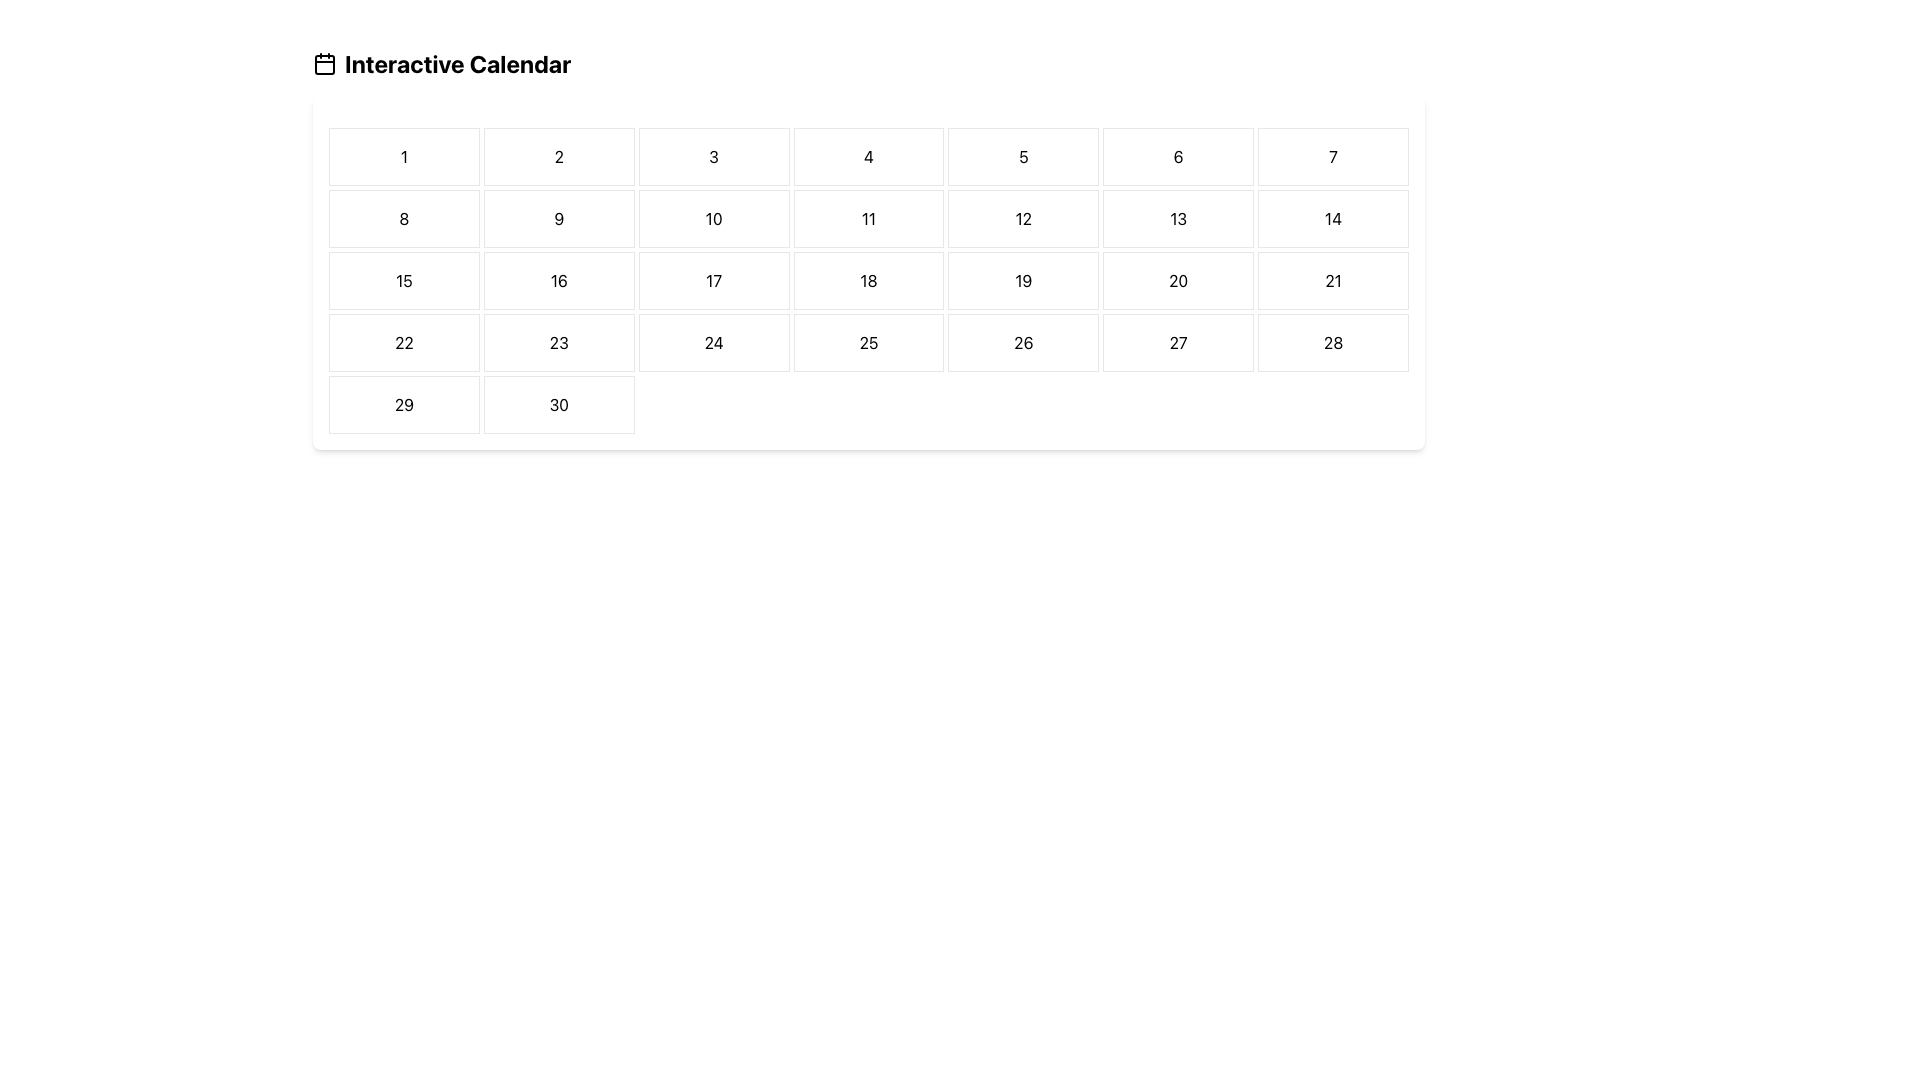 The width and height of the screenshot is (1920, 1080). What do you see at coordinates (714, 342) in the screenshot?
I see `the interactive calendar cell representing the 24th day in the calendar grid` at bounding box center [714, 342].